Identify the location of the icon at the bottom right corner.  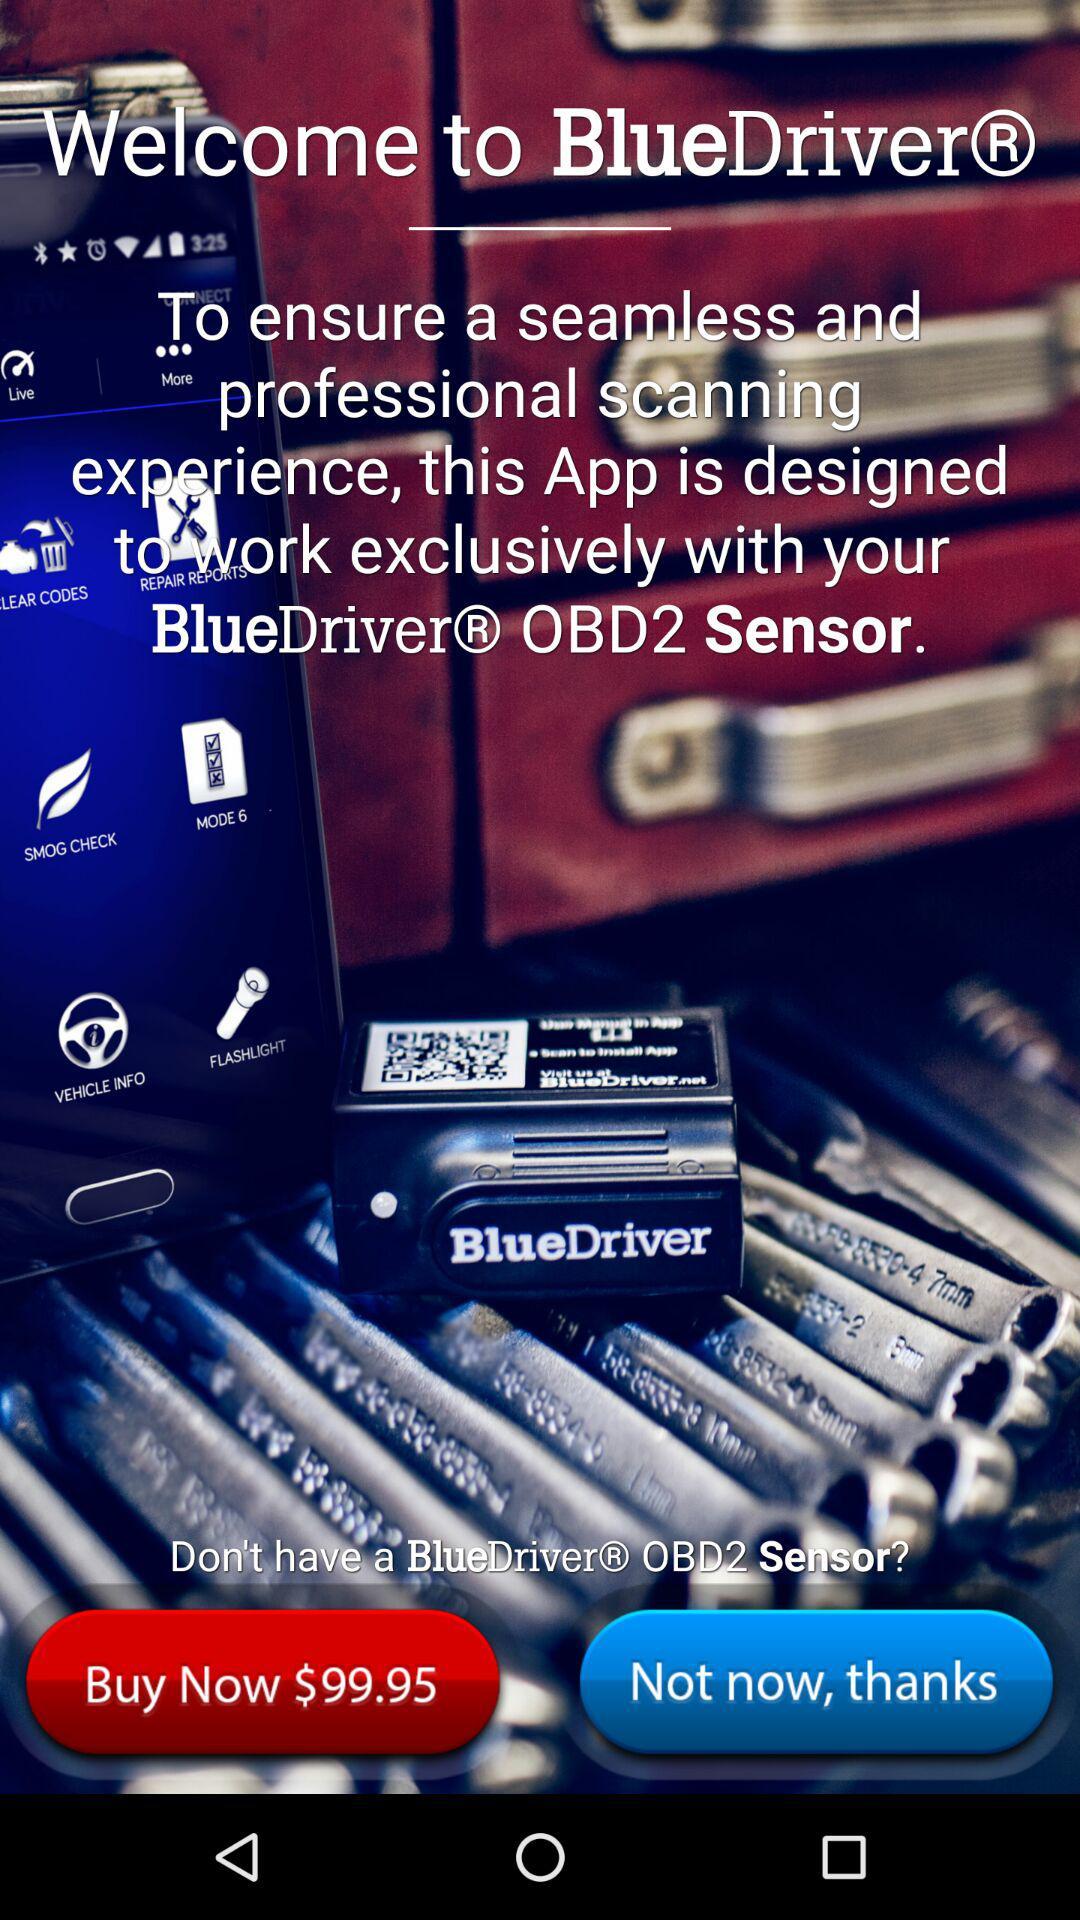
(816, 1680).